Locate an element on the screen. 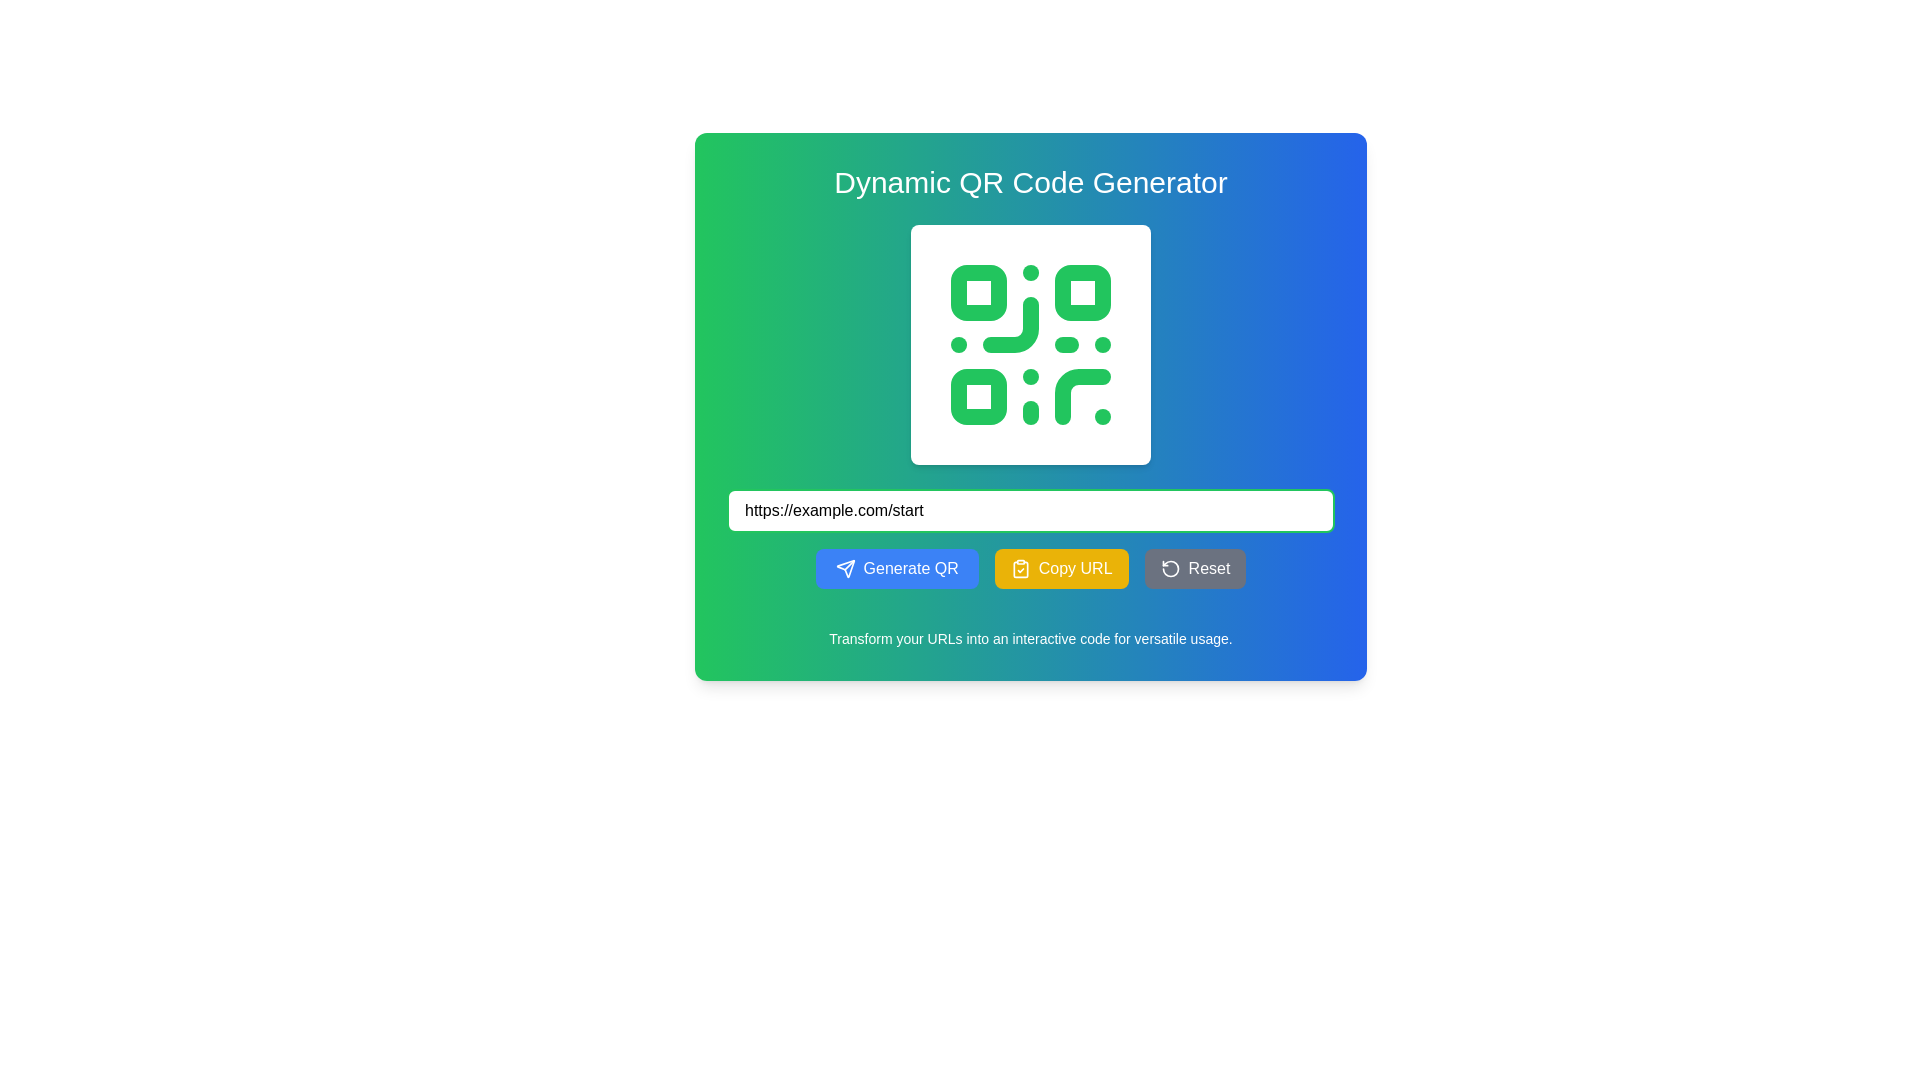 This screenshot has width=1920, height=1080. the decorative SVG-based clipboard icon element located to the left of the 'Copy URL' button is located at coordinates (1020, 569).